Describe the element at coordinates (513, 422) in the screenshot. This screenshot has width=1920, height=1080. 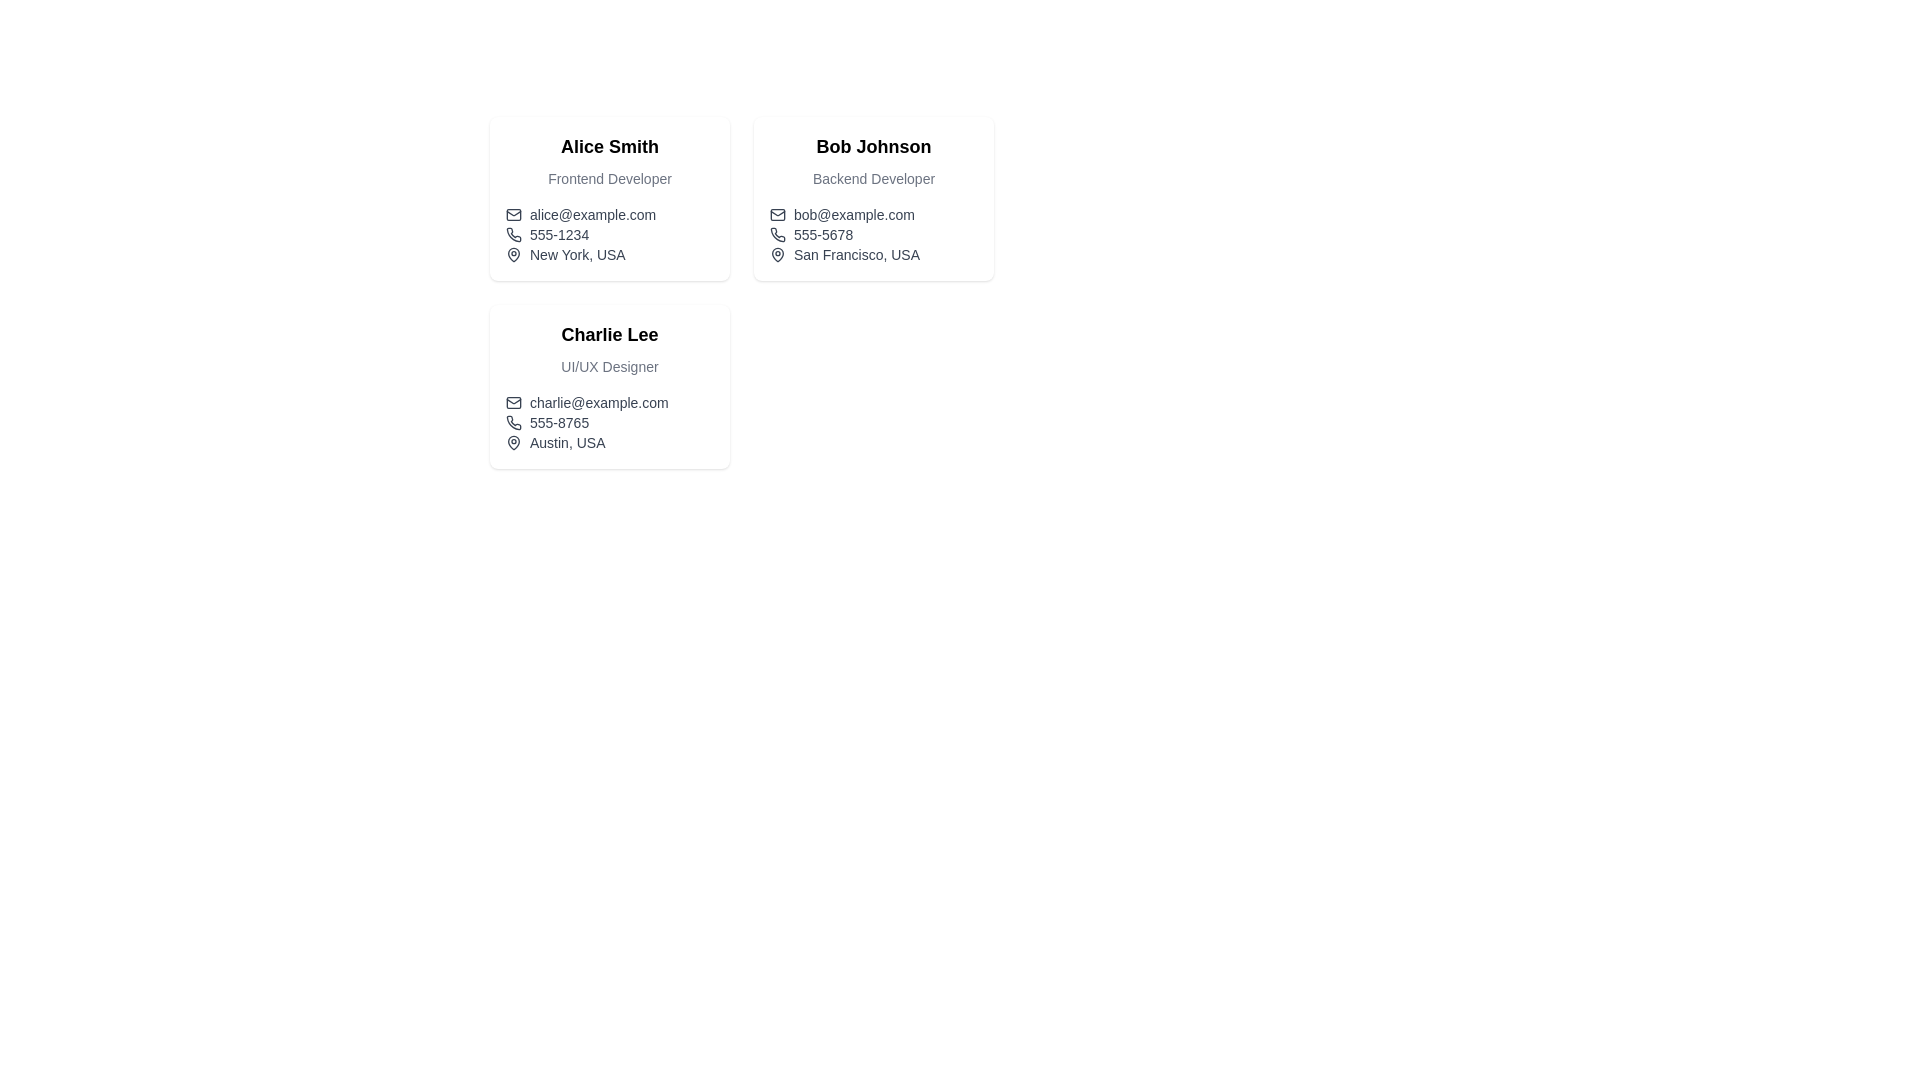
I see `the phone icon located` at that location.